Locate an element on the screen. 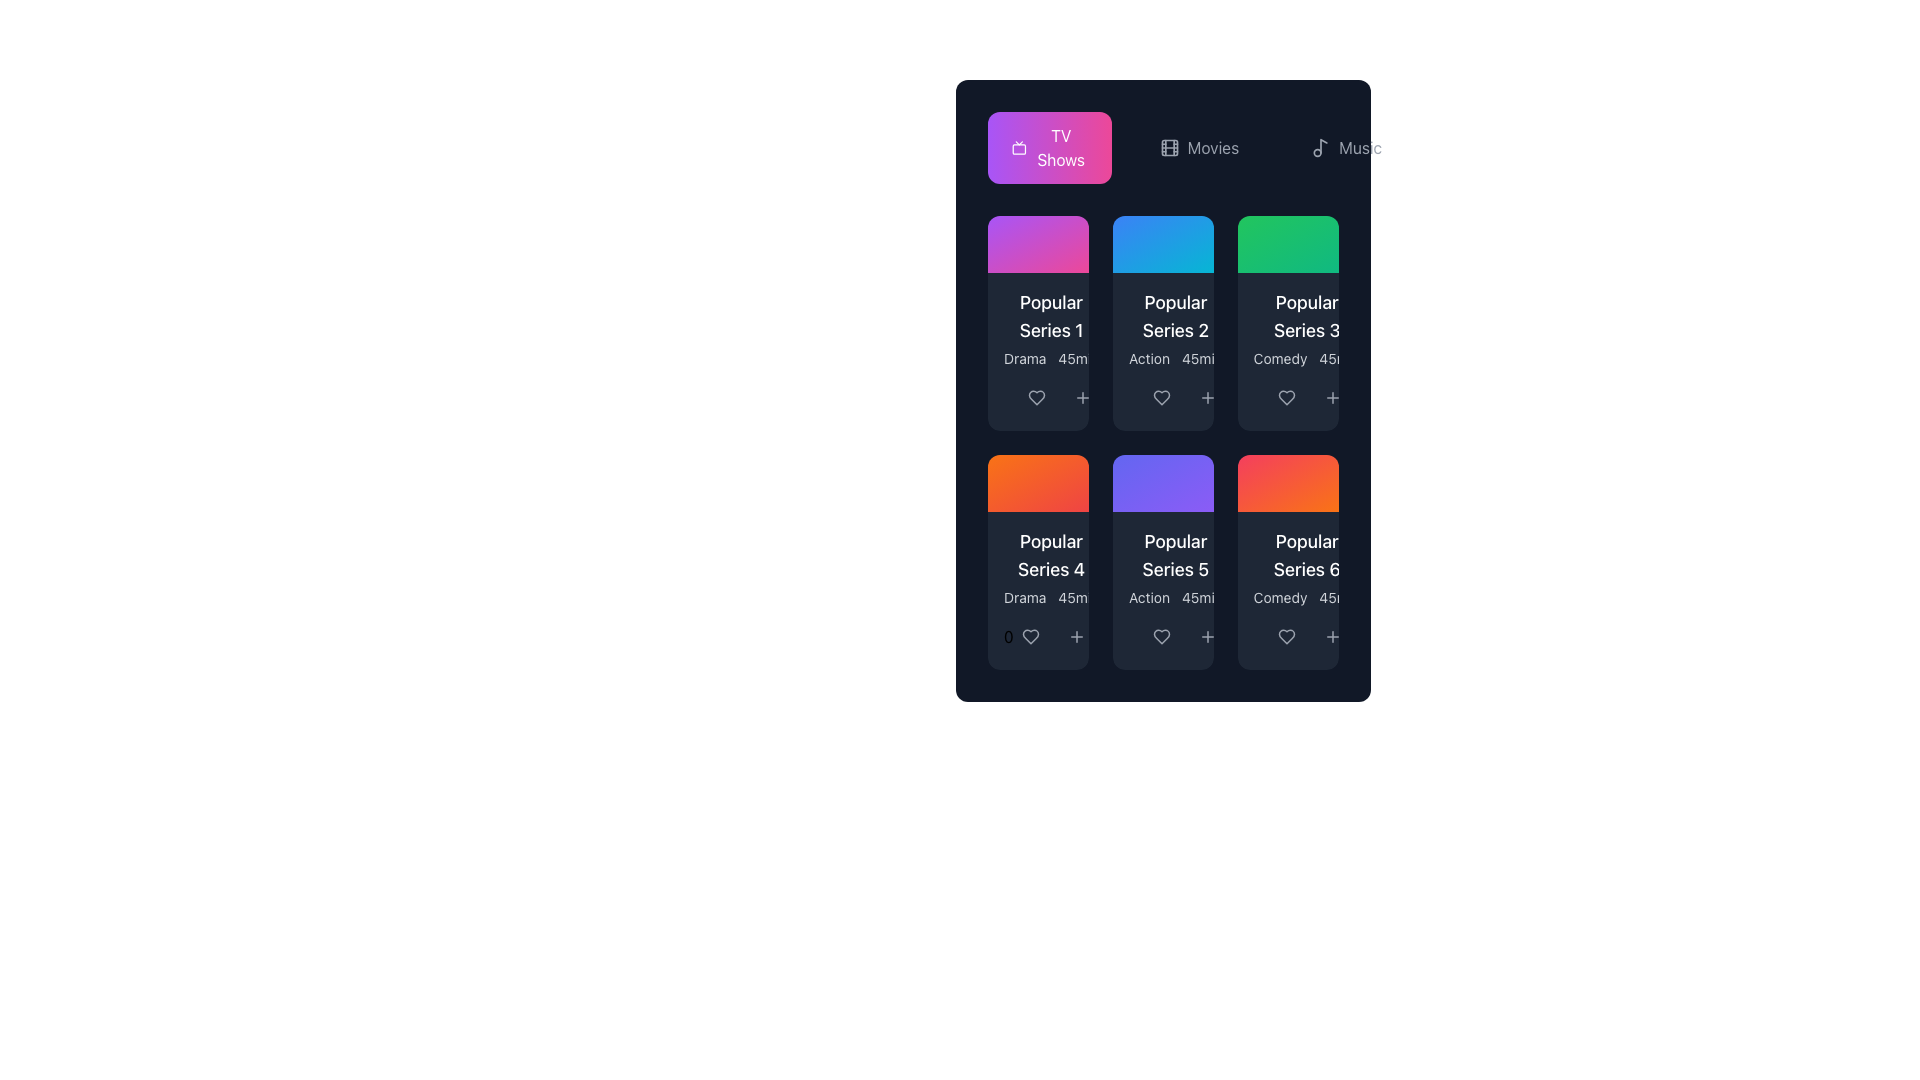 The width and height of the screenshot is (1920, 1080). the content associated with the decorative header or background of the card that is located above the 'Popular Series 1' card in the 'TV Shows' section is located at coordinates (1038, 243).